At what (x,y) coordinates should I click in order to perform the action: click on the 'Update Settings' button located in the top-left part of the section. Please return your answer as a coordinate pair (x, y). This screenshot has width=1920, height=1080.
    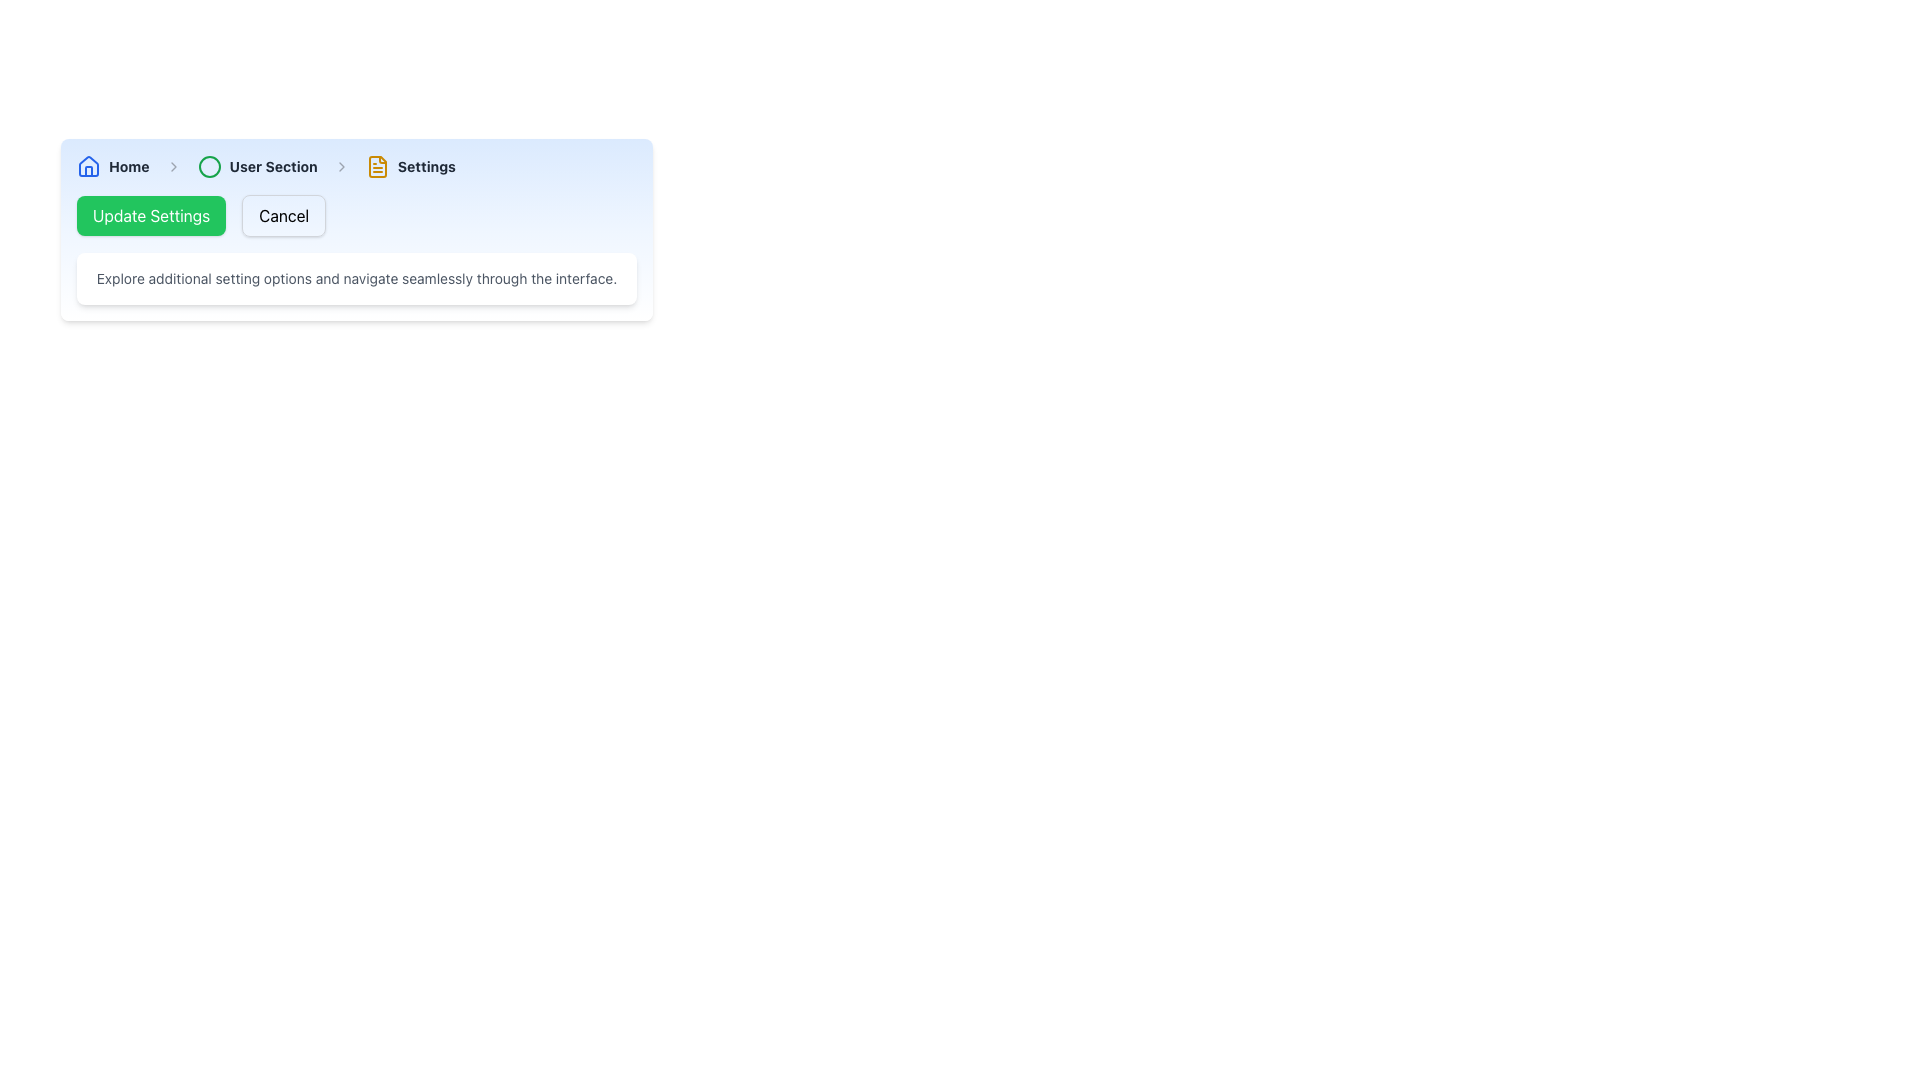
    Looking at the image, I should click on (150, 216).